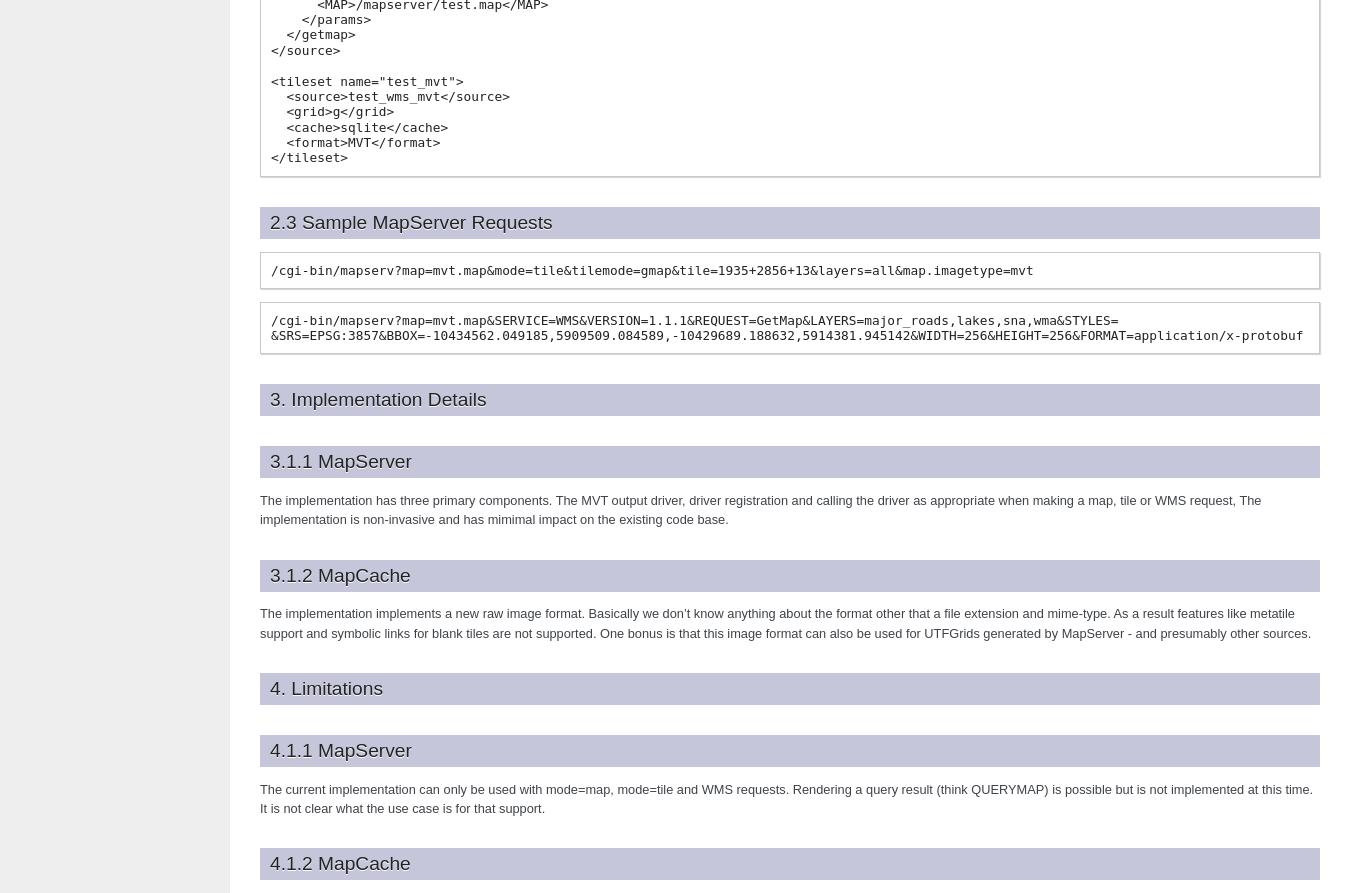 The image size is (1350, 893). What do you see at coordinates (759, 508) in the screenshot?
I see `'The implementation has three primary components. The MVT output driver, driver registration and calling the driver as appropriate when making a map, tile or WMS request, The implementation is non-invasive and has mimimal impact on the existing code base.'` at bounding box center [759, 508].